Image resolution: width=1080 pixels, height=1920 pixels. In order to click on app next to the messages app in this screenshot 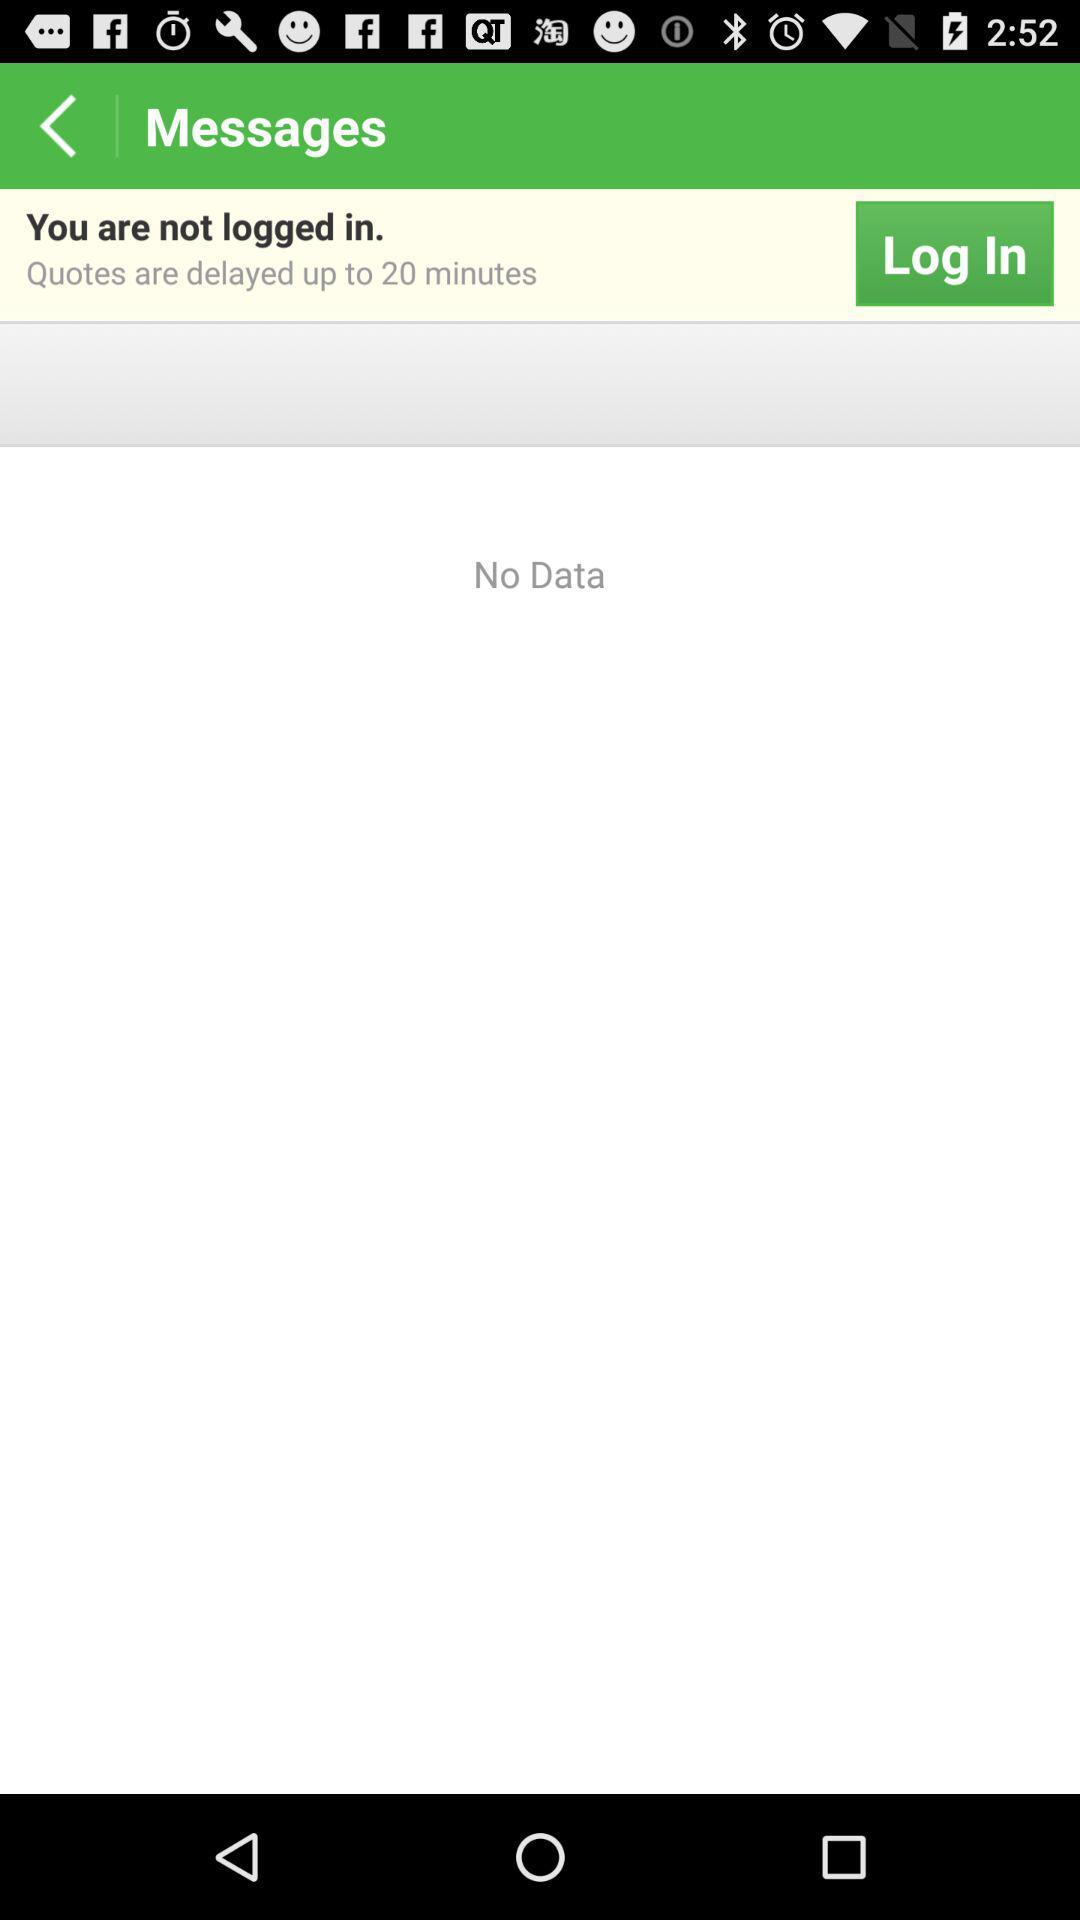, I will do `click(56, 124)`.